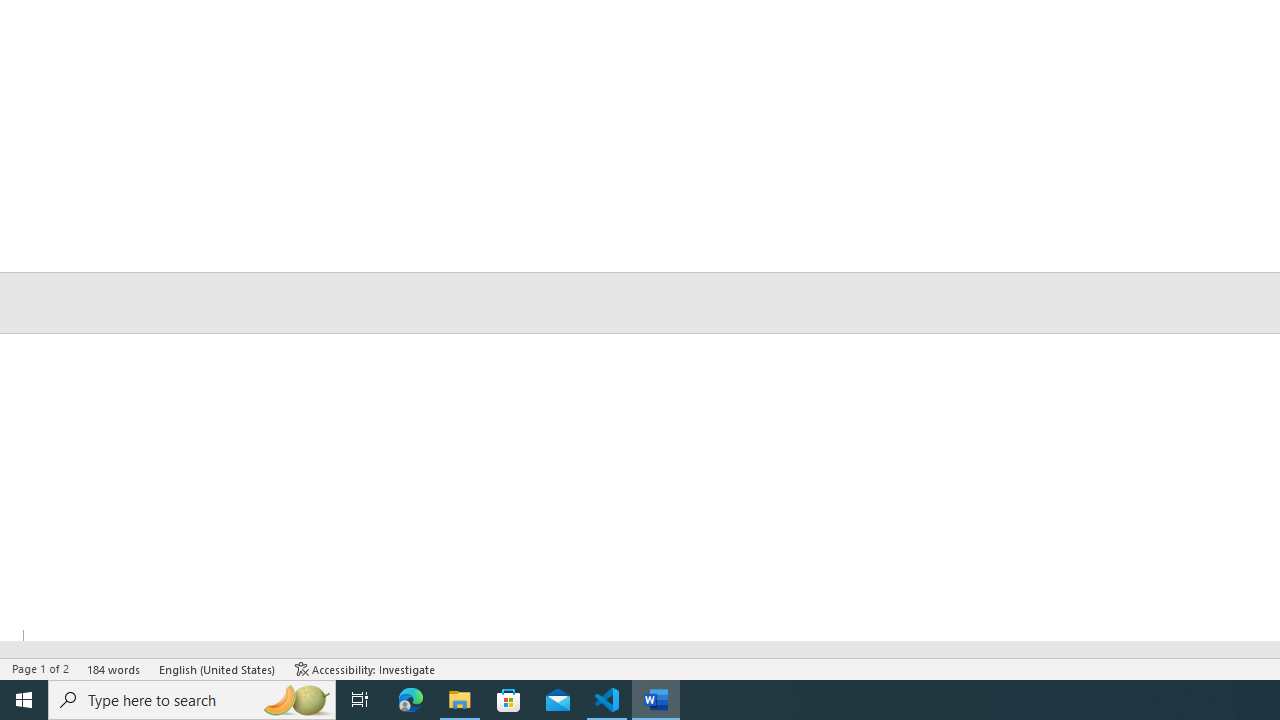 This screenshot has width=1280, height=720. I want to click on 'Task View', so click(359, 698).